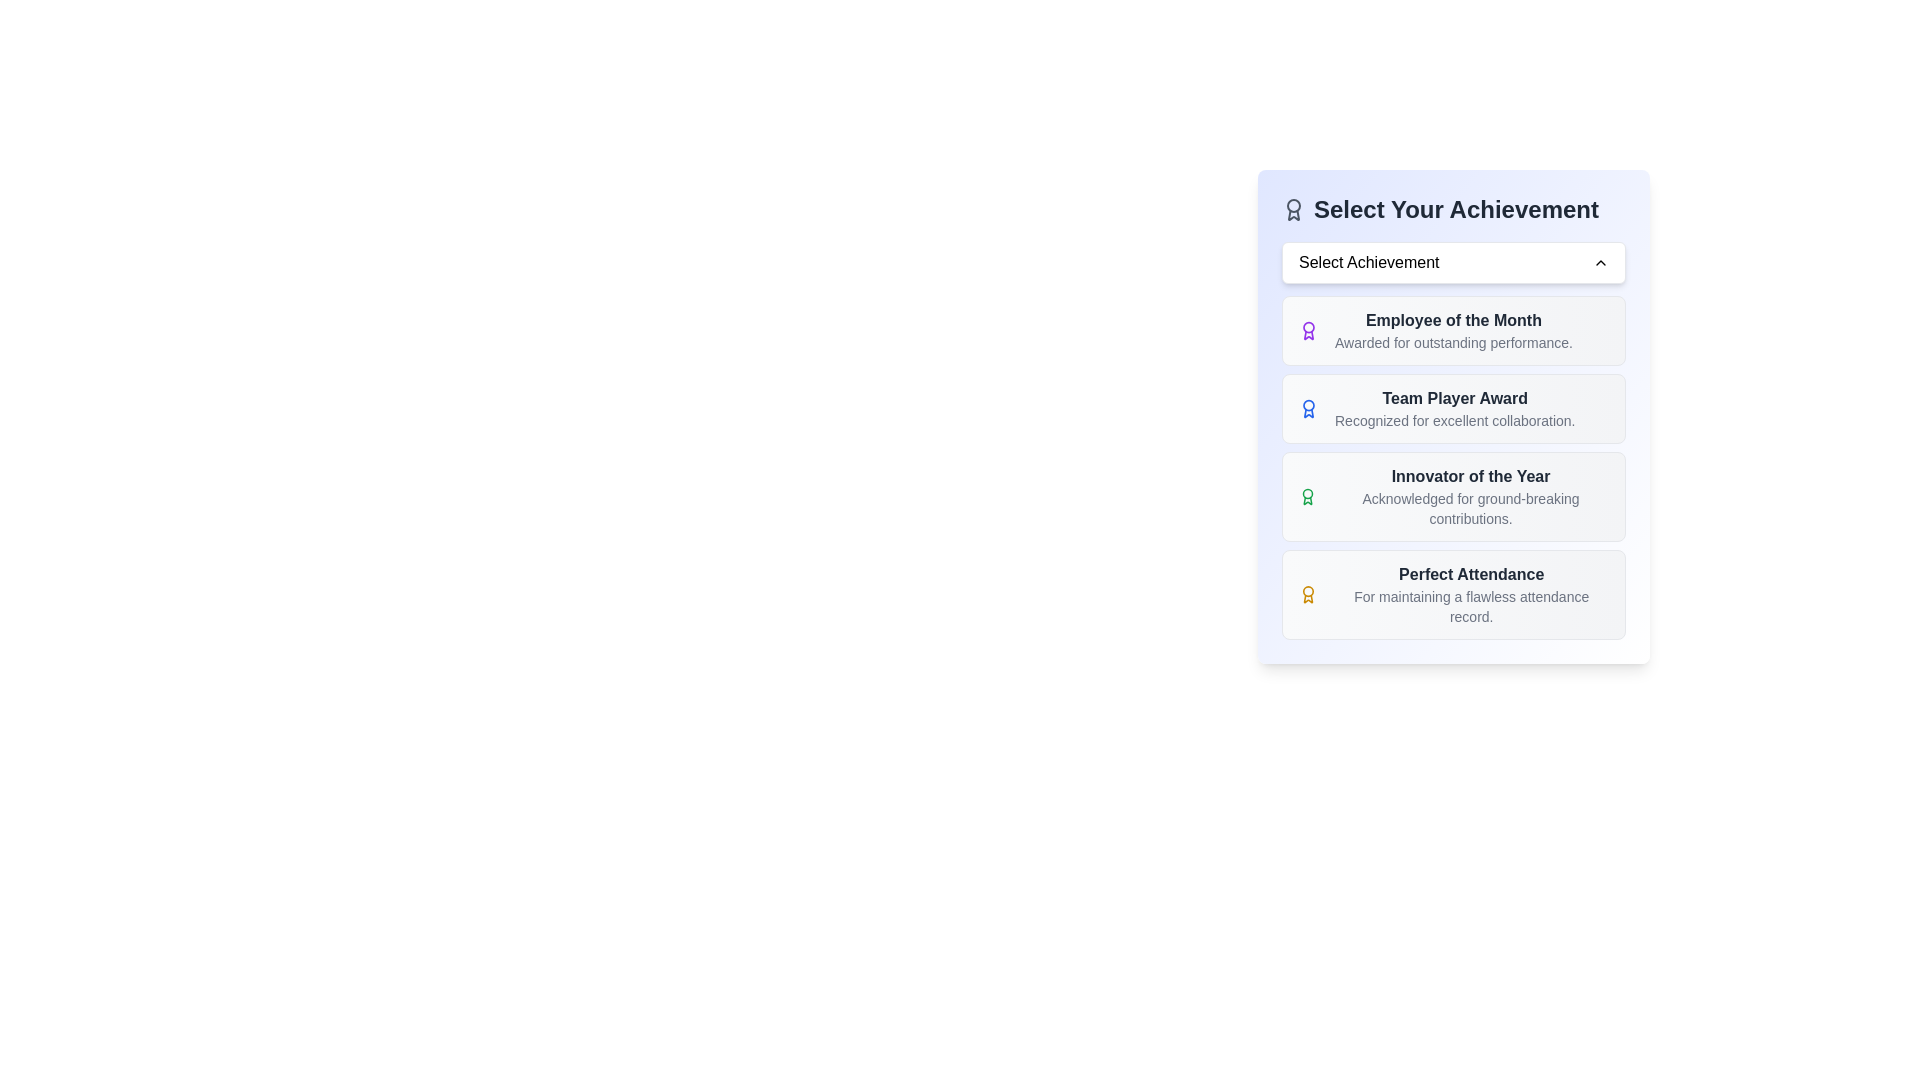 Image resolution: width=1920 pixels, height=1080 pixels. What do you see at coordinates (1454, 330) in the screenshot?
I see `the 'Employee of the Month' award selection item, which features a purple ribbon icon and a bold heading` at bounding box center [1454, 330].